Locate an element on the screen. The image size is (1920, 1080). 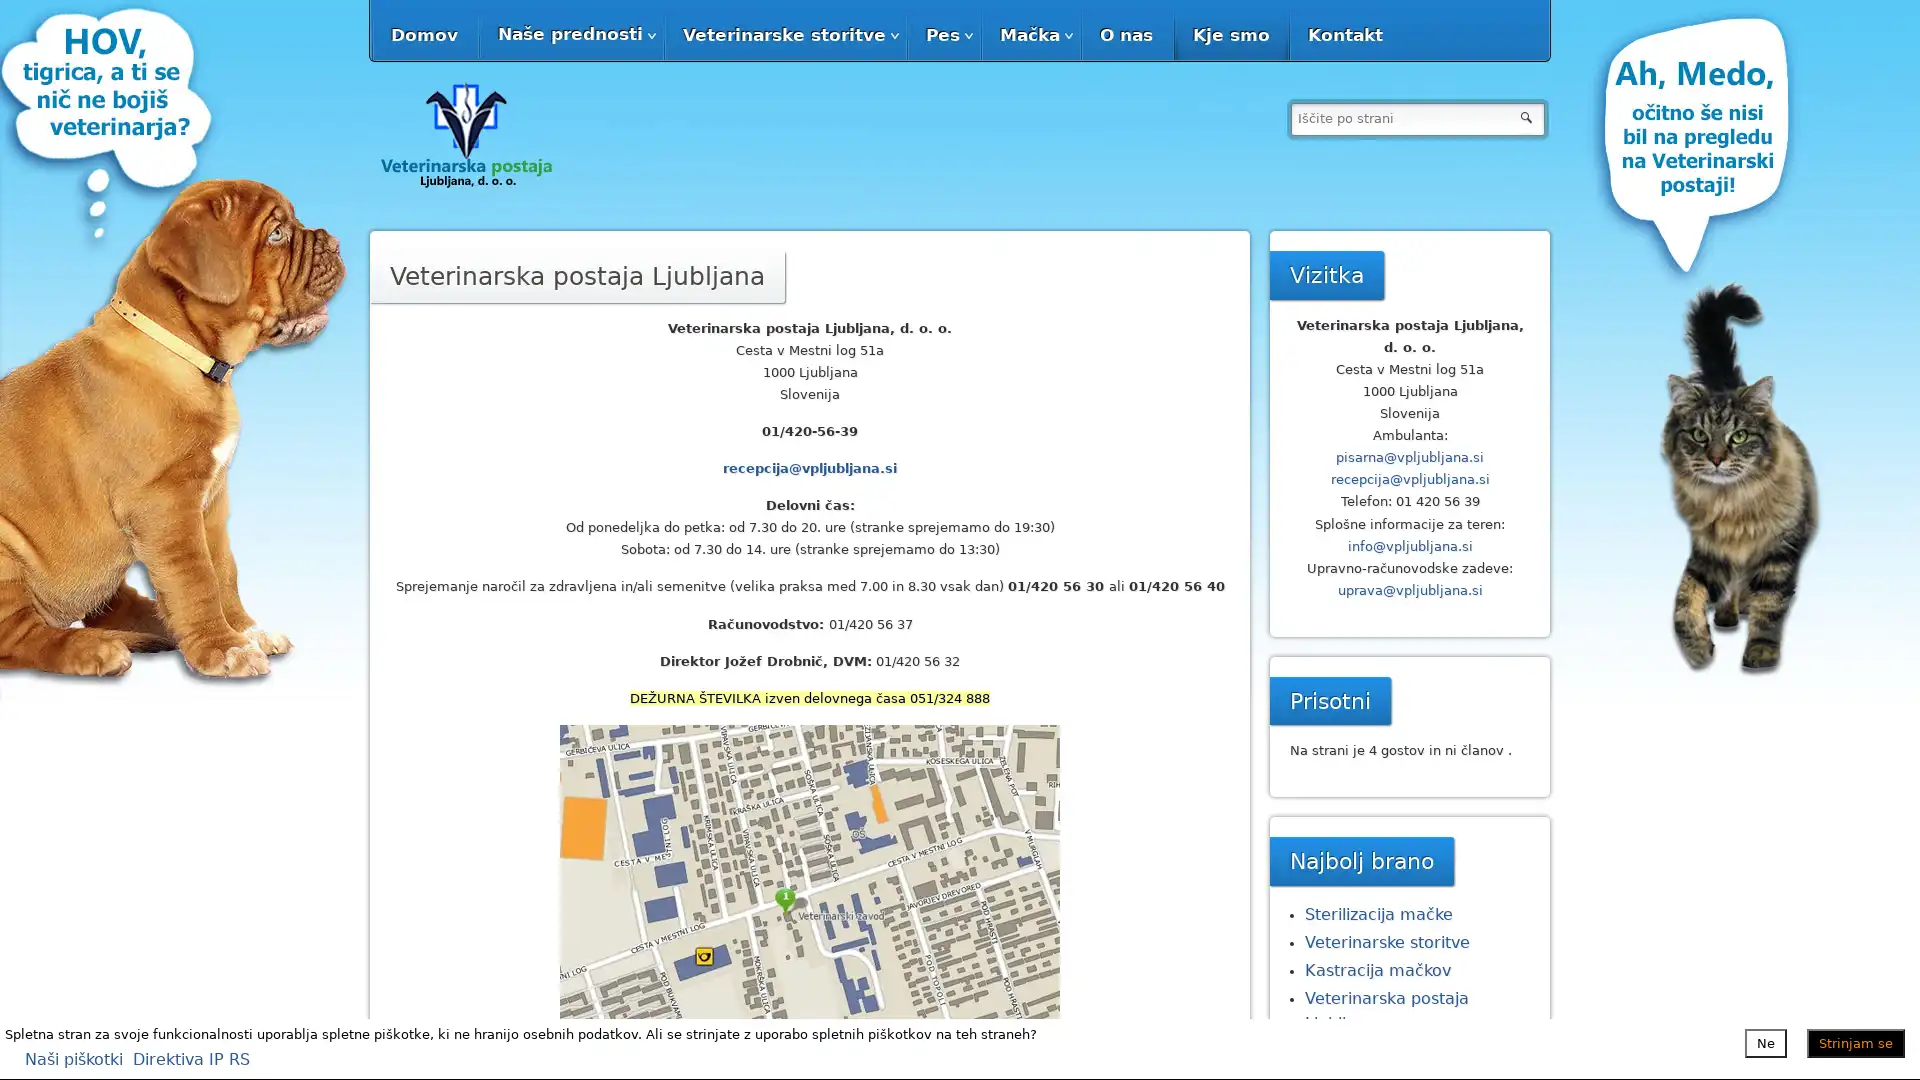
Strinjam se is located at coordinates (1855, 1041).